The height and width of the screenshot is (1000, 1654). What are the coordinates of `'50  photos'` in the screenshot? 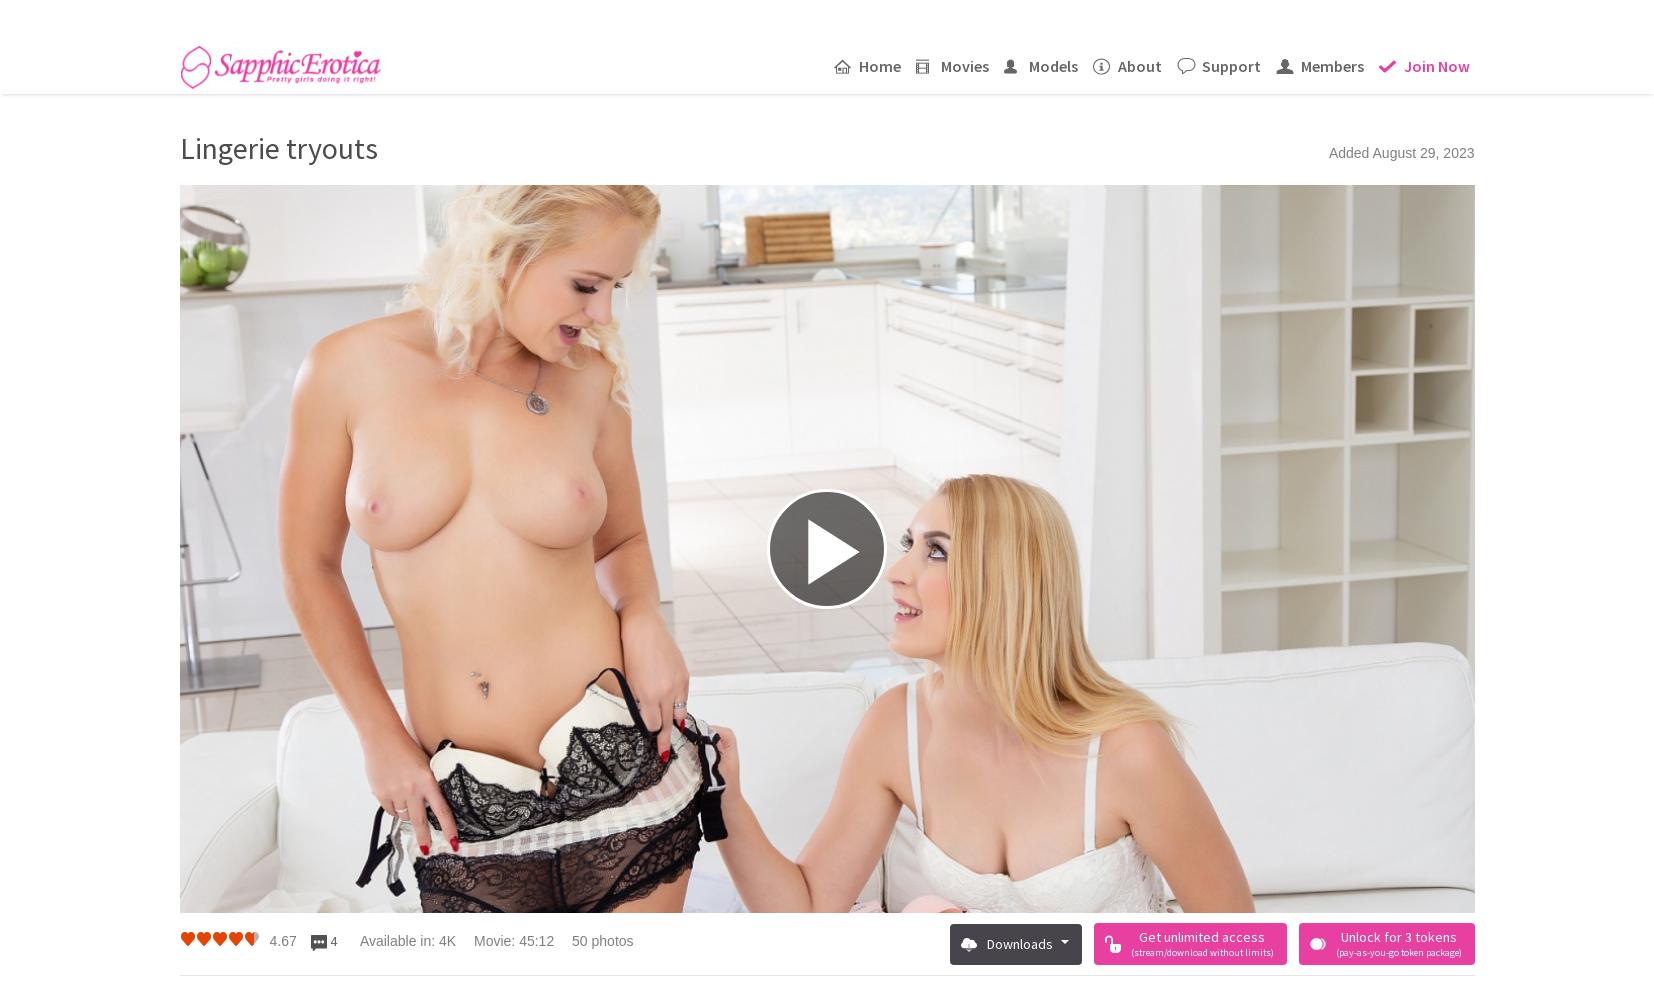 It's located at (602, 940).